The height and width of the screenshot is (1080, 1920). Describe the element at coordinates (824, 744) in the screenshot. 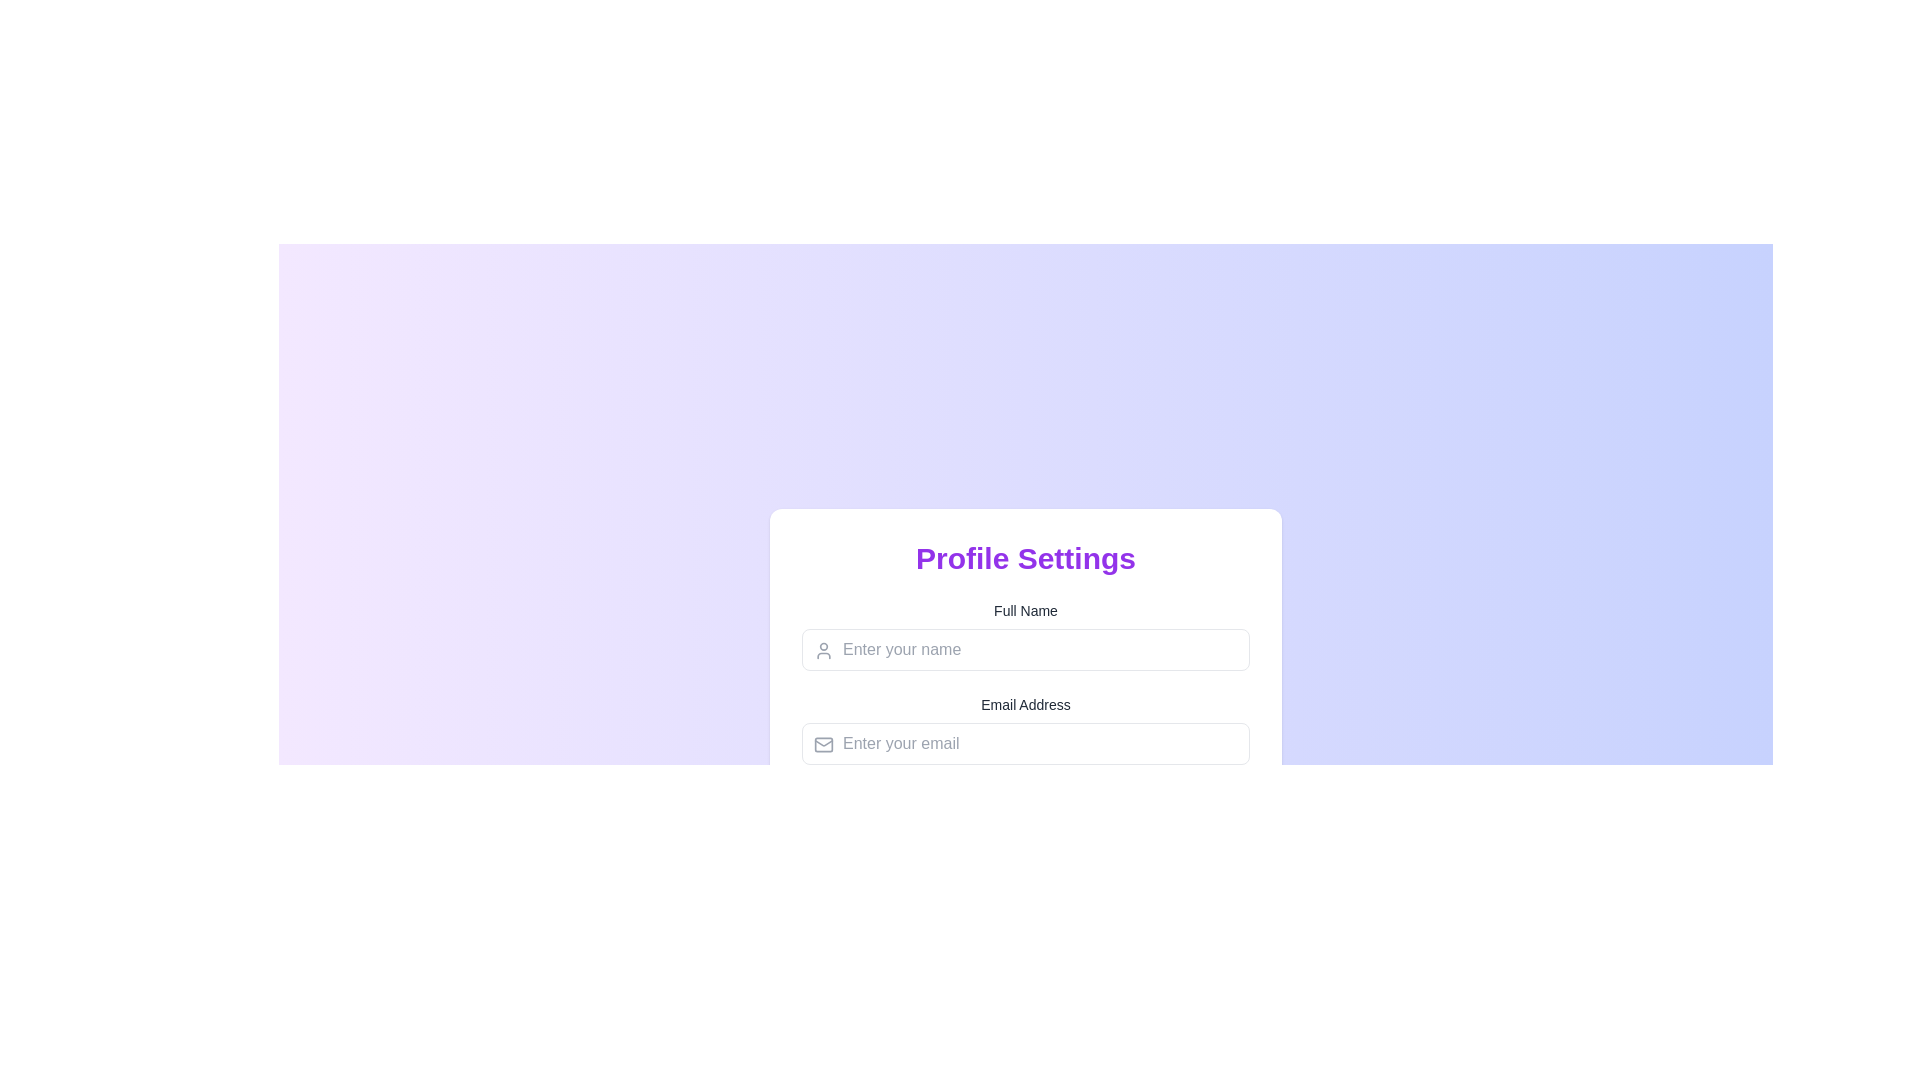

I see `the email envelope icon located beside the 'Email Address' text input field` at that location.